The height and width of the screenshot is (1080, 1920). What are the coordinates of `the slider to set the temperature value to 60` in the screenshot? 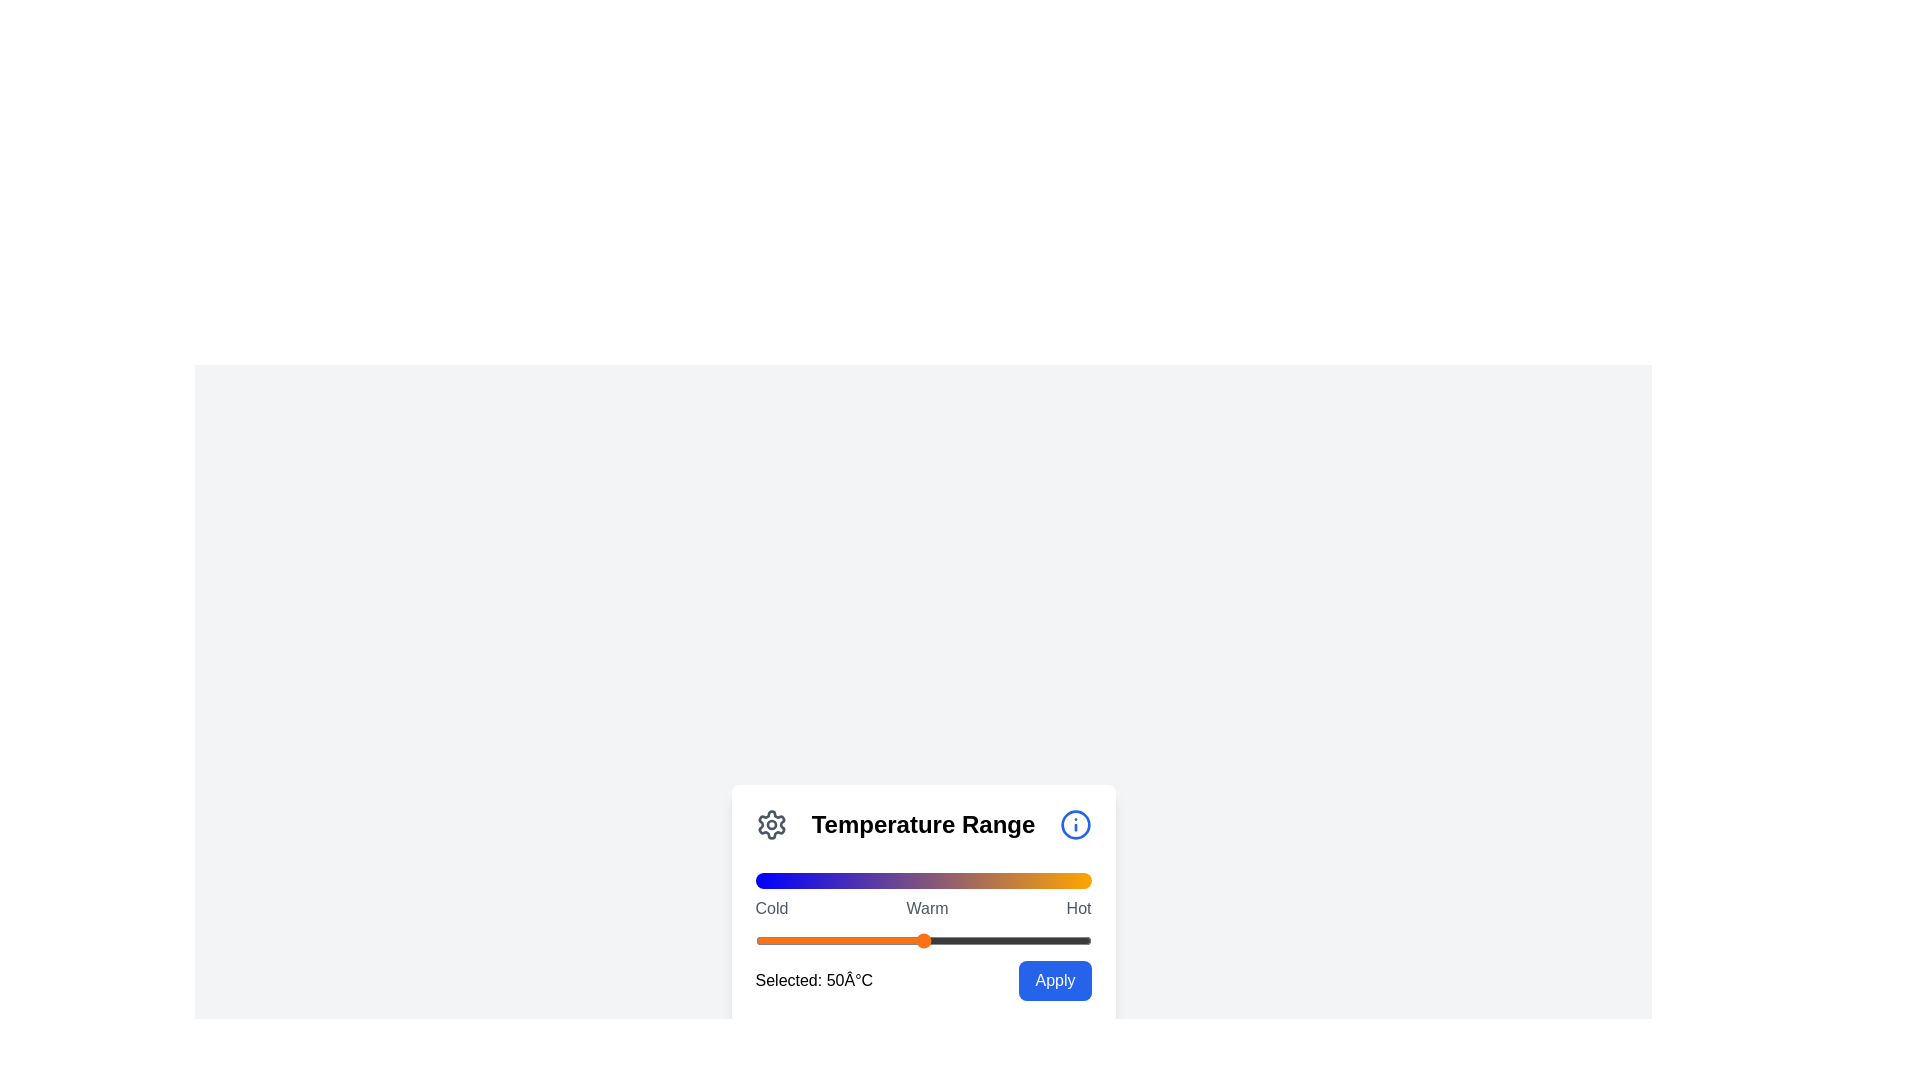 It's located at (956, 941).